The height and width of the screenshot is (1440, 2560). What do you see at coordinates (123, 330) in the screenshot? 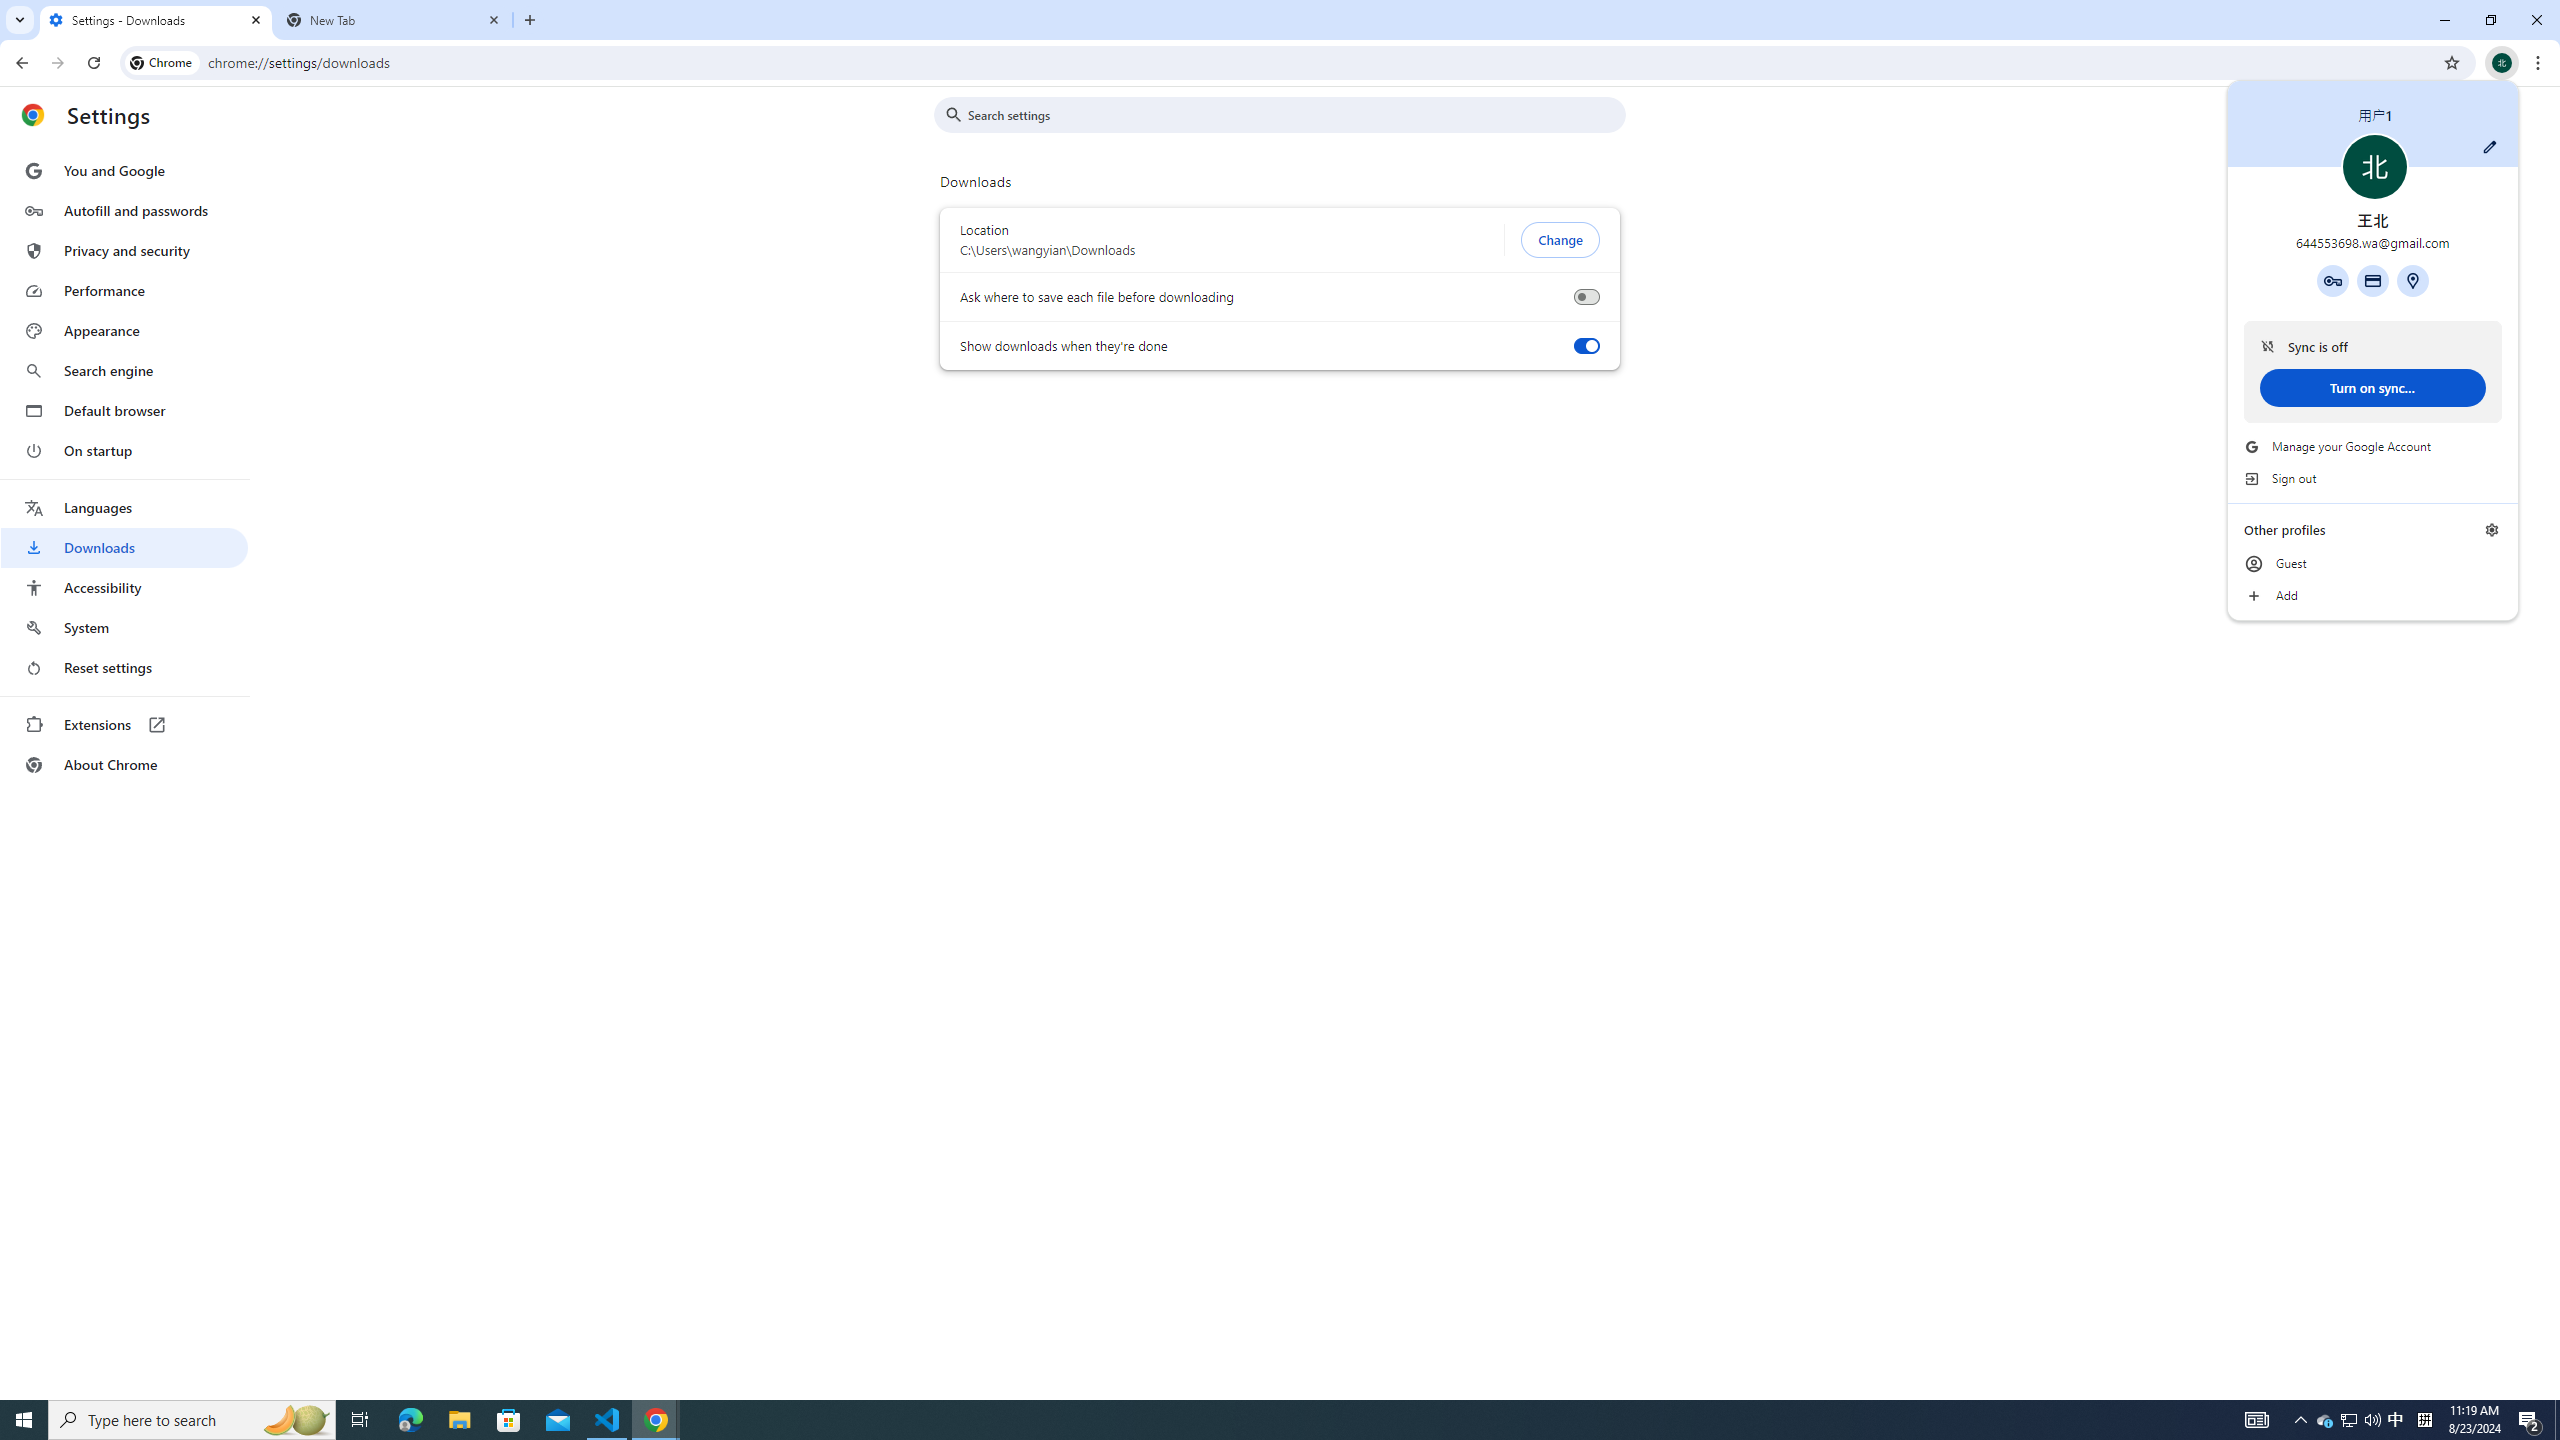
I see `'Appearance'` at bounding box center [123, 330].